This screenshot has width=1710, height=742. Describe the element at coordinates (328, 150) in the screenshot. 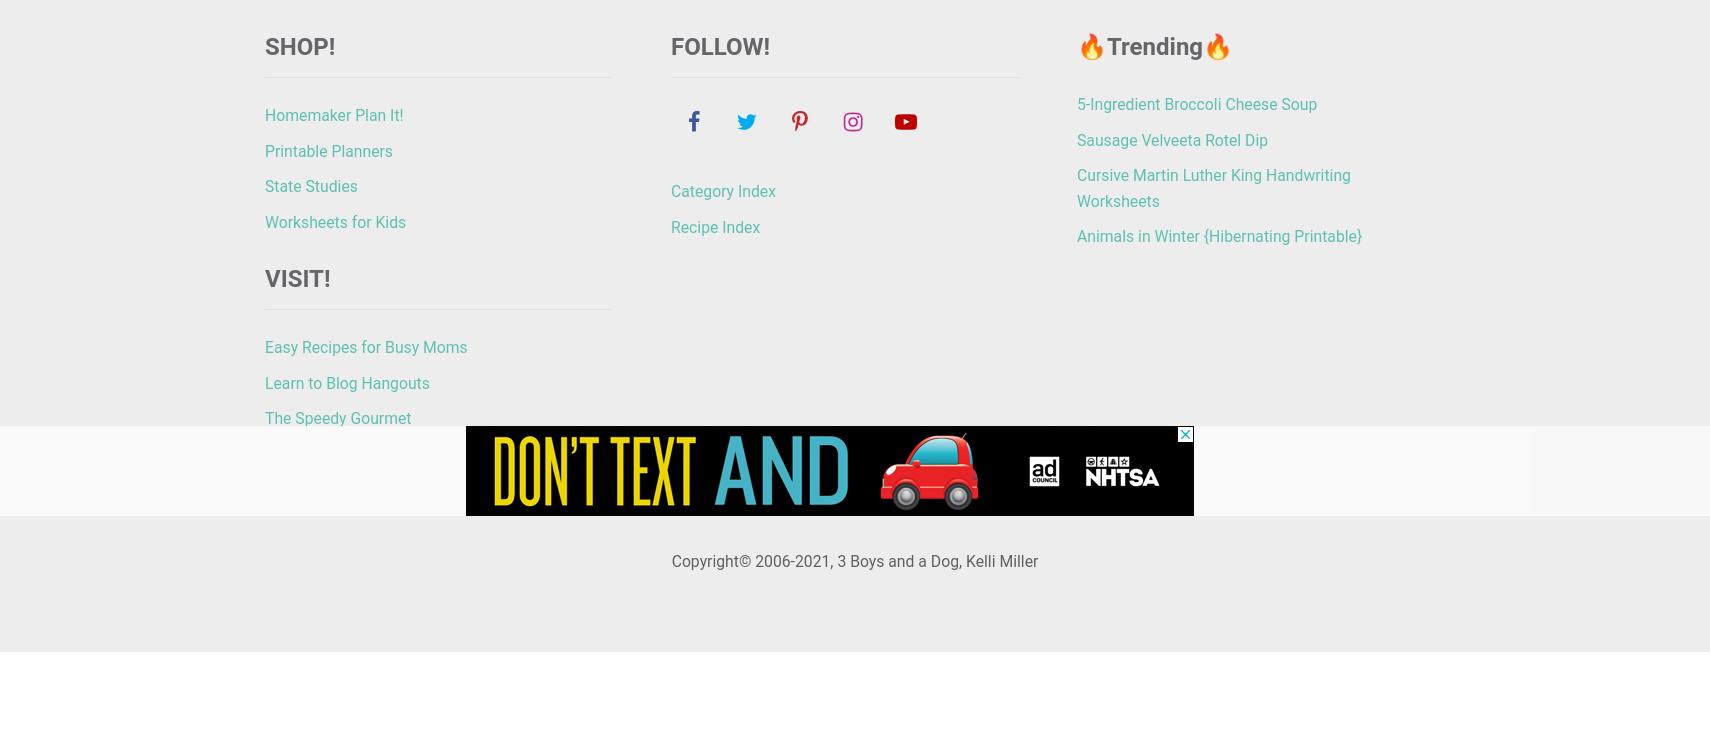

I see `'Printable Planners'` at that location.